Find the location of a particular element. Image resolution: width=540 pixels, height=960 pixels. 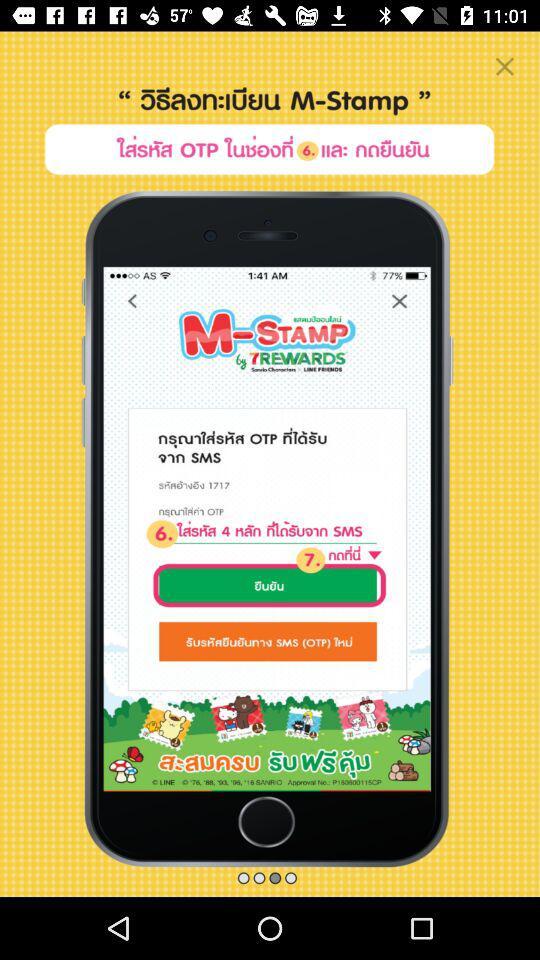

the close icon is located at coordinates (503, 66).